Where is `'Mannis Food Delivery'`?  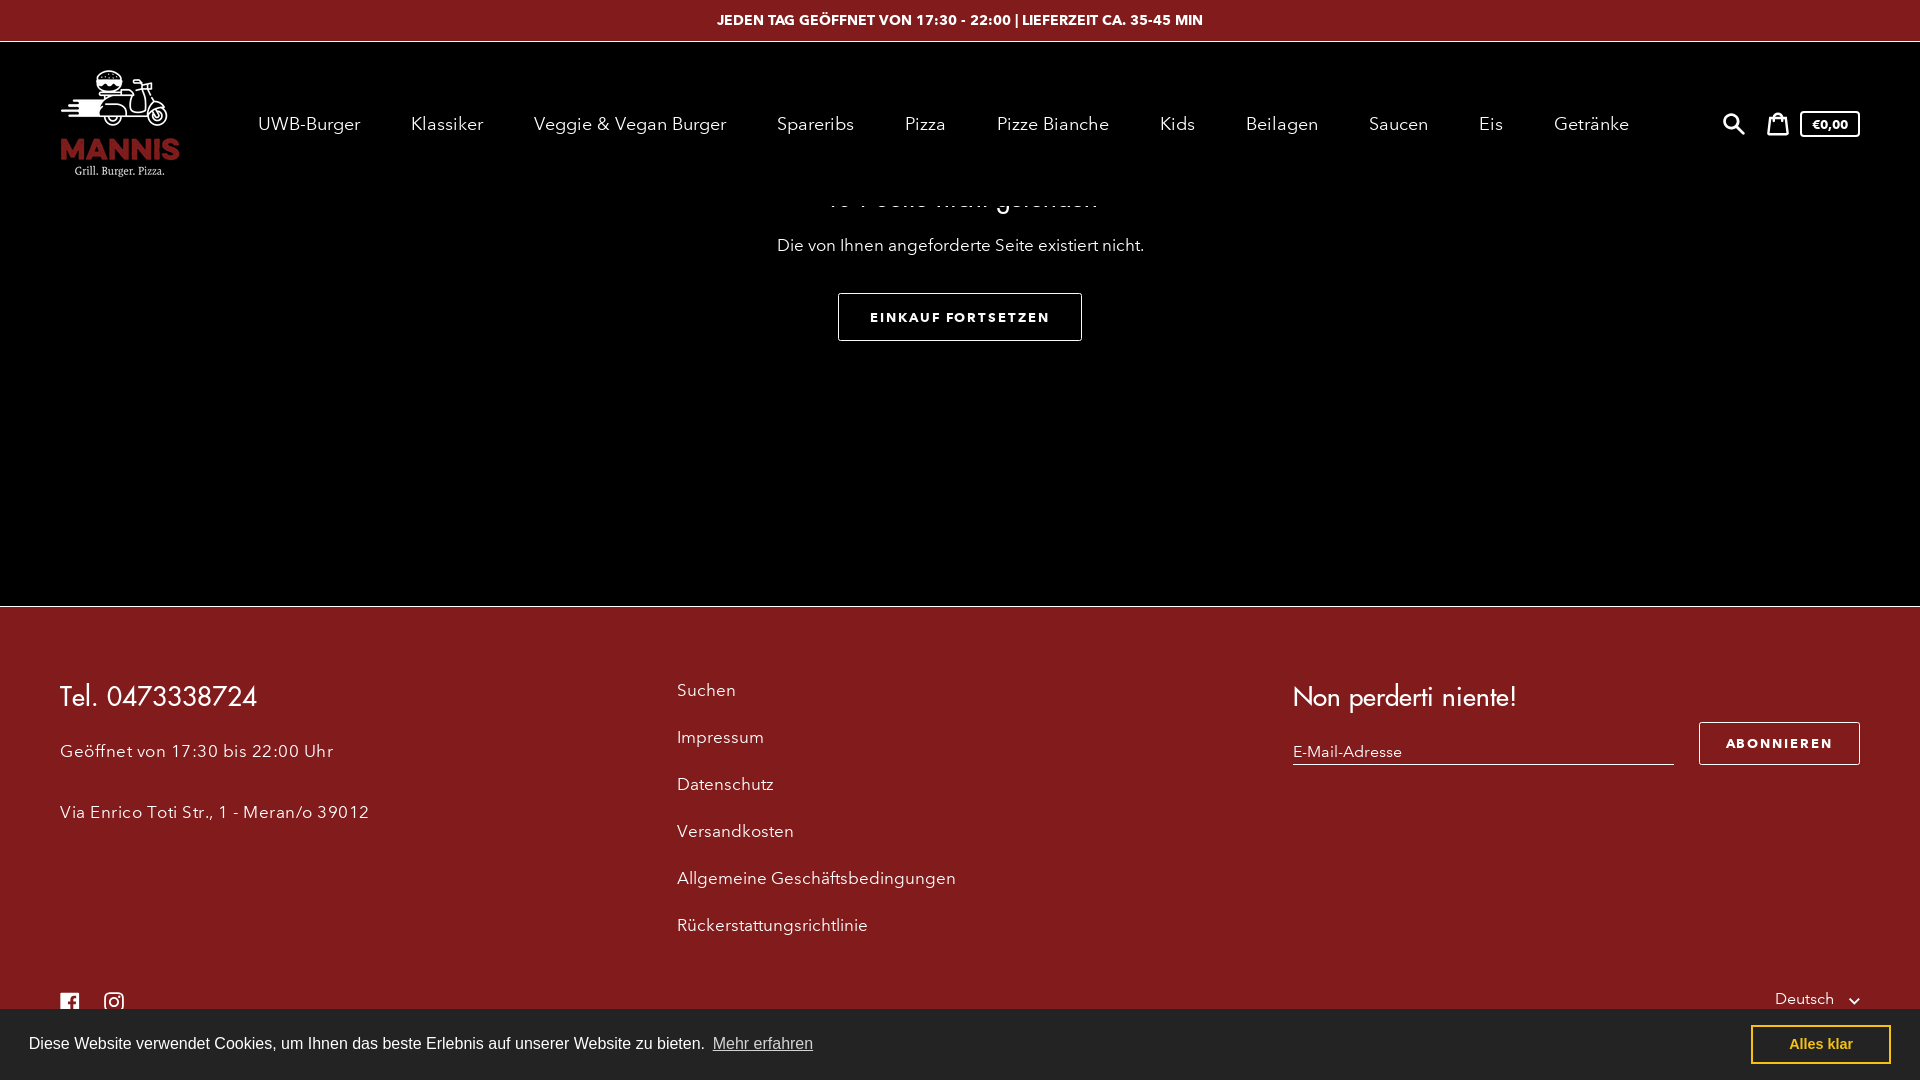
'Mannis Food Delivery' is located at coordinates (166, 1041).